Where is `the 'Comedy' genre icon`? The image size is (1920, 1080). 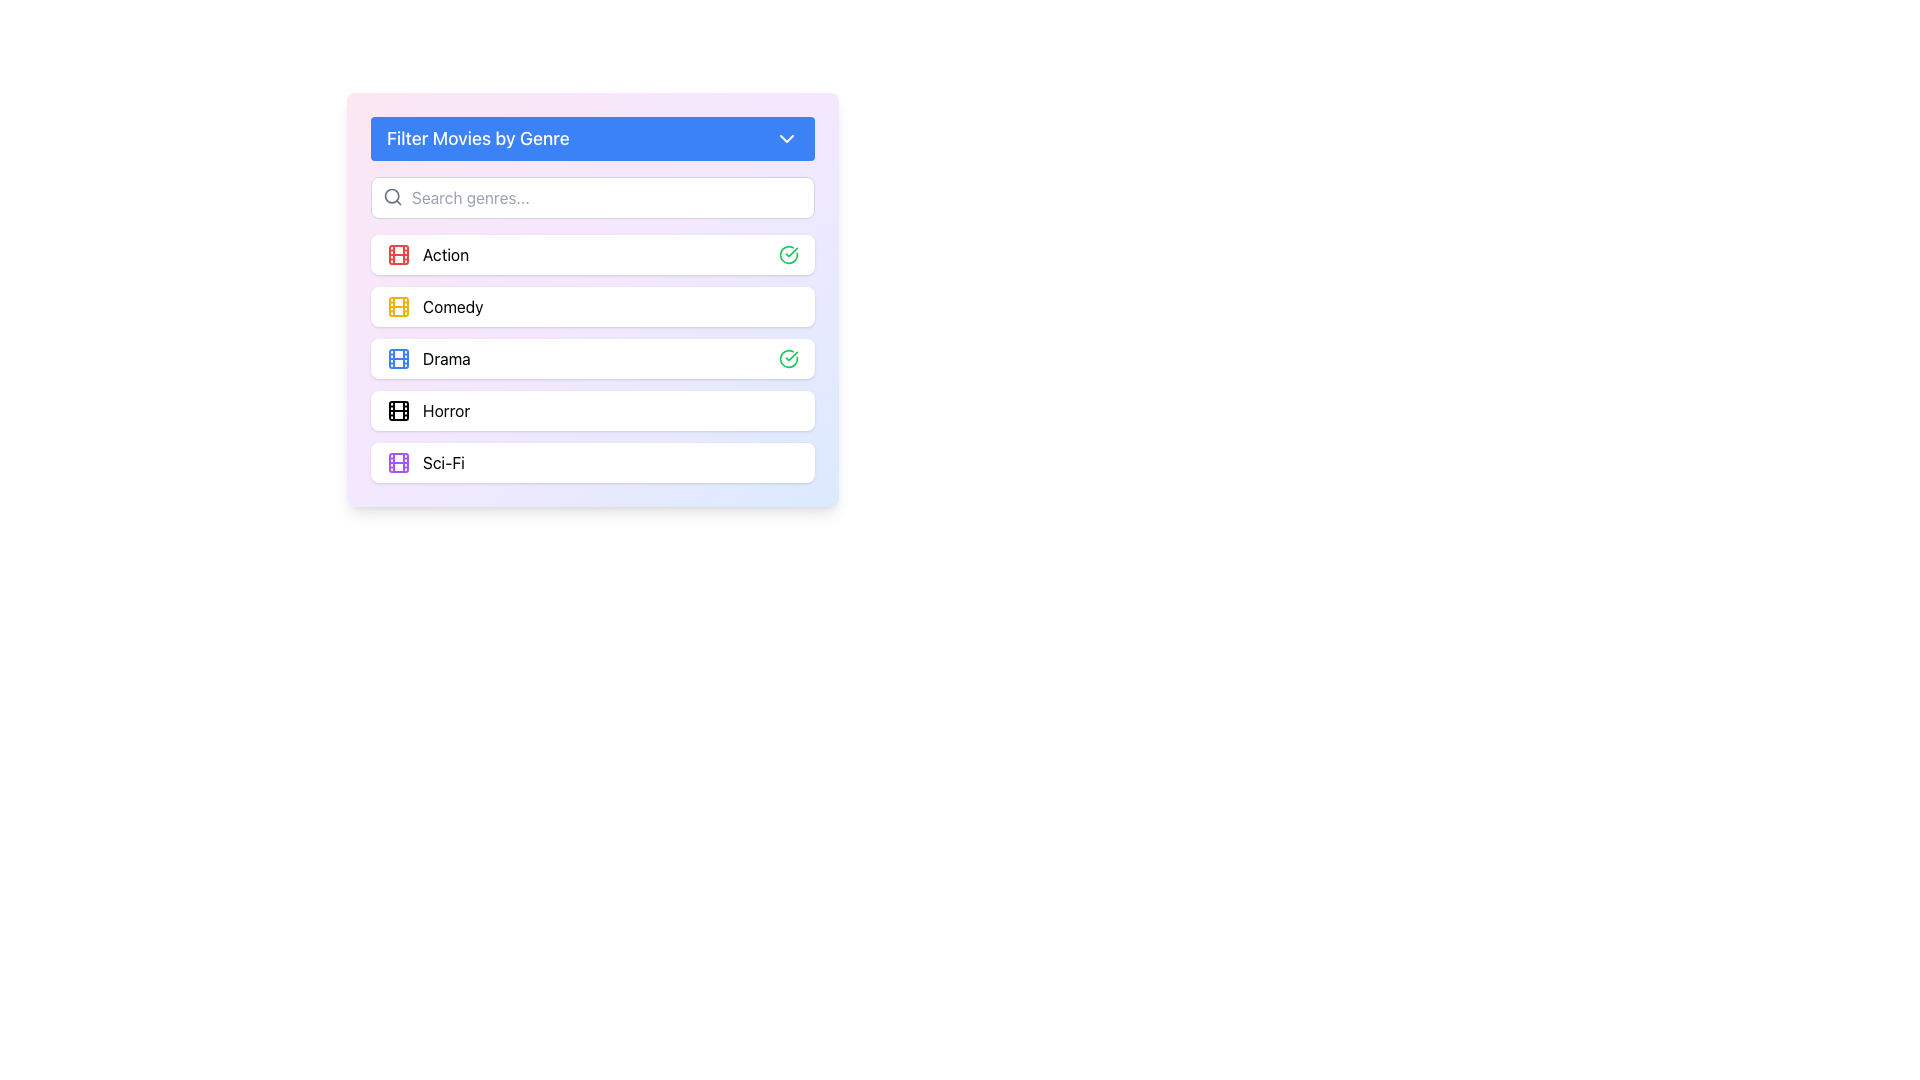
the 'Comedy' genre icon is located at coordinates (398, 307).